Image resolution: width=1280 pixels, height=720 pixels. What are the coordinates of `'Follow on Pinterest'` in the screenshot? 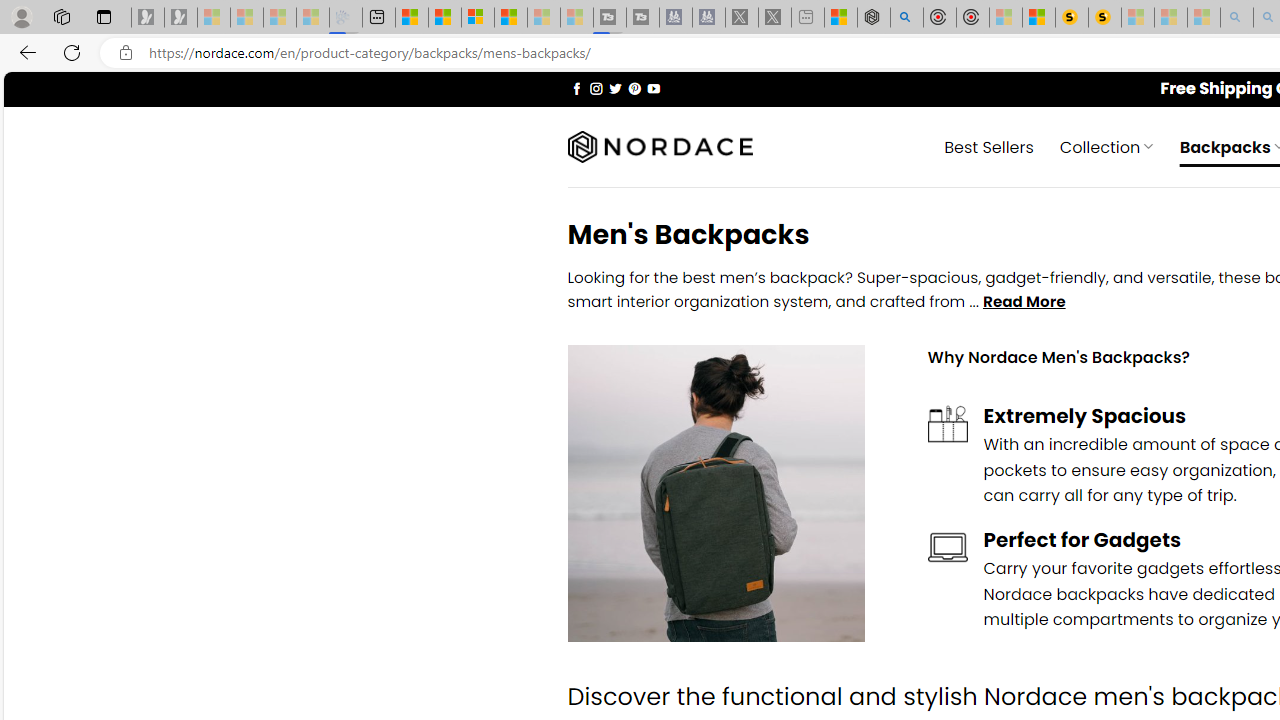 It's located at (633, 87).